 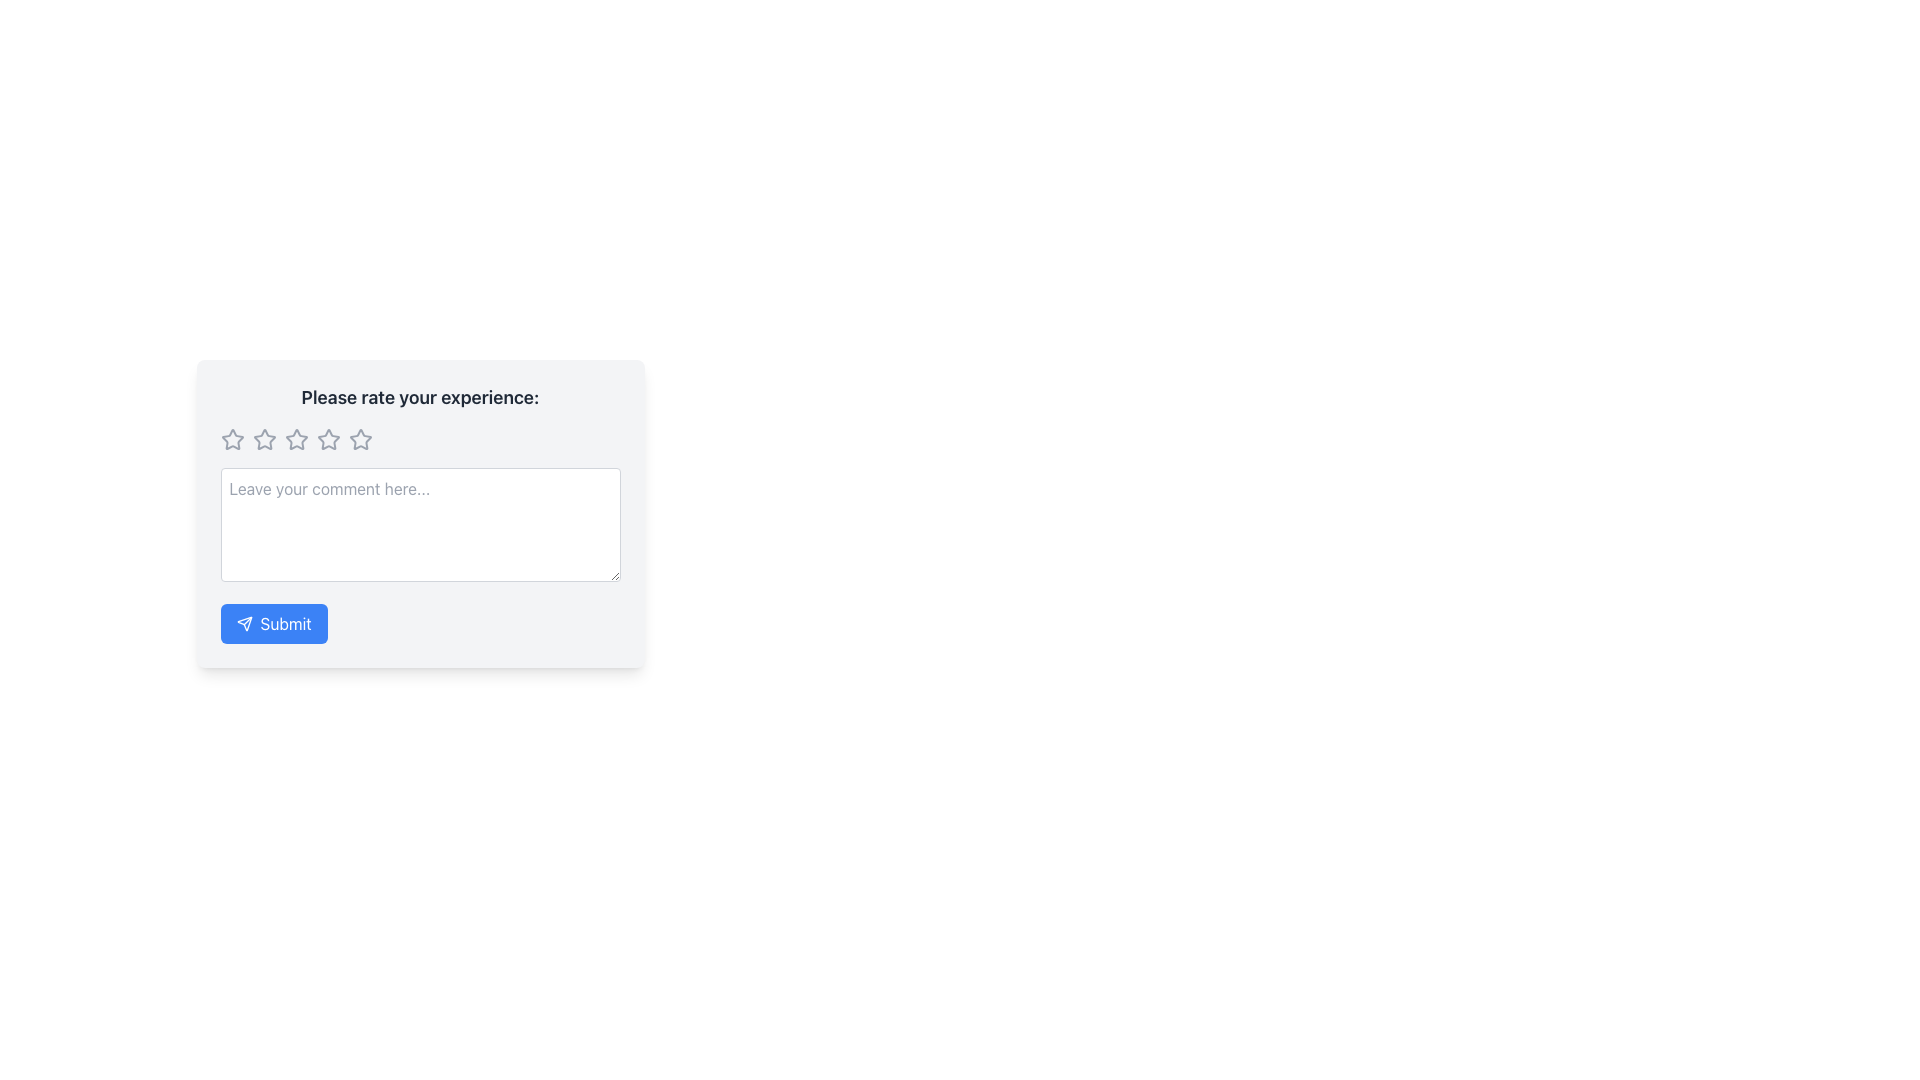 What do you see at coordinates (328, 438) in the screenshot?
I see `the second star icon, which is highlighted in red` at bounding box center [328, 438].